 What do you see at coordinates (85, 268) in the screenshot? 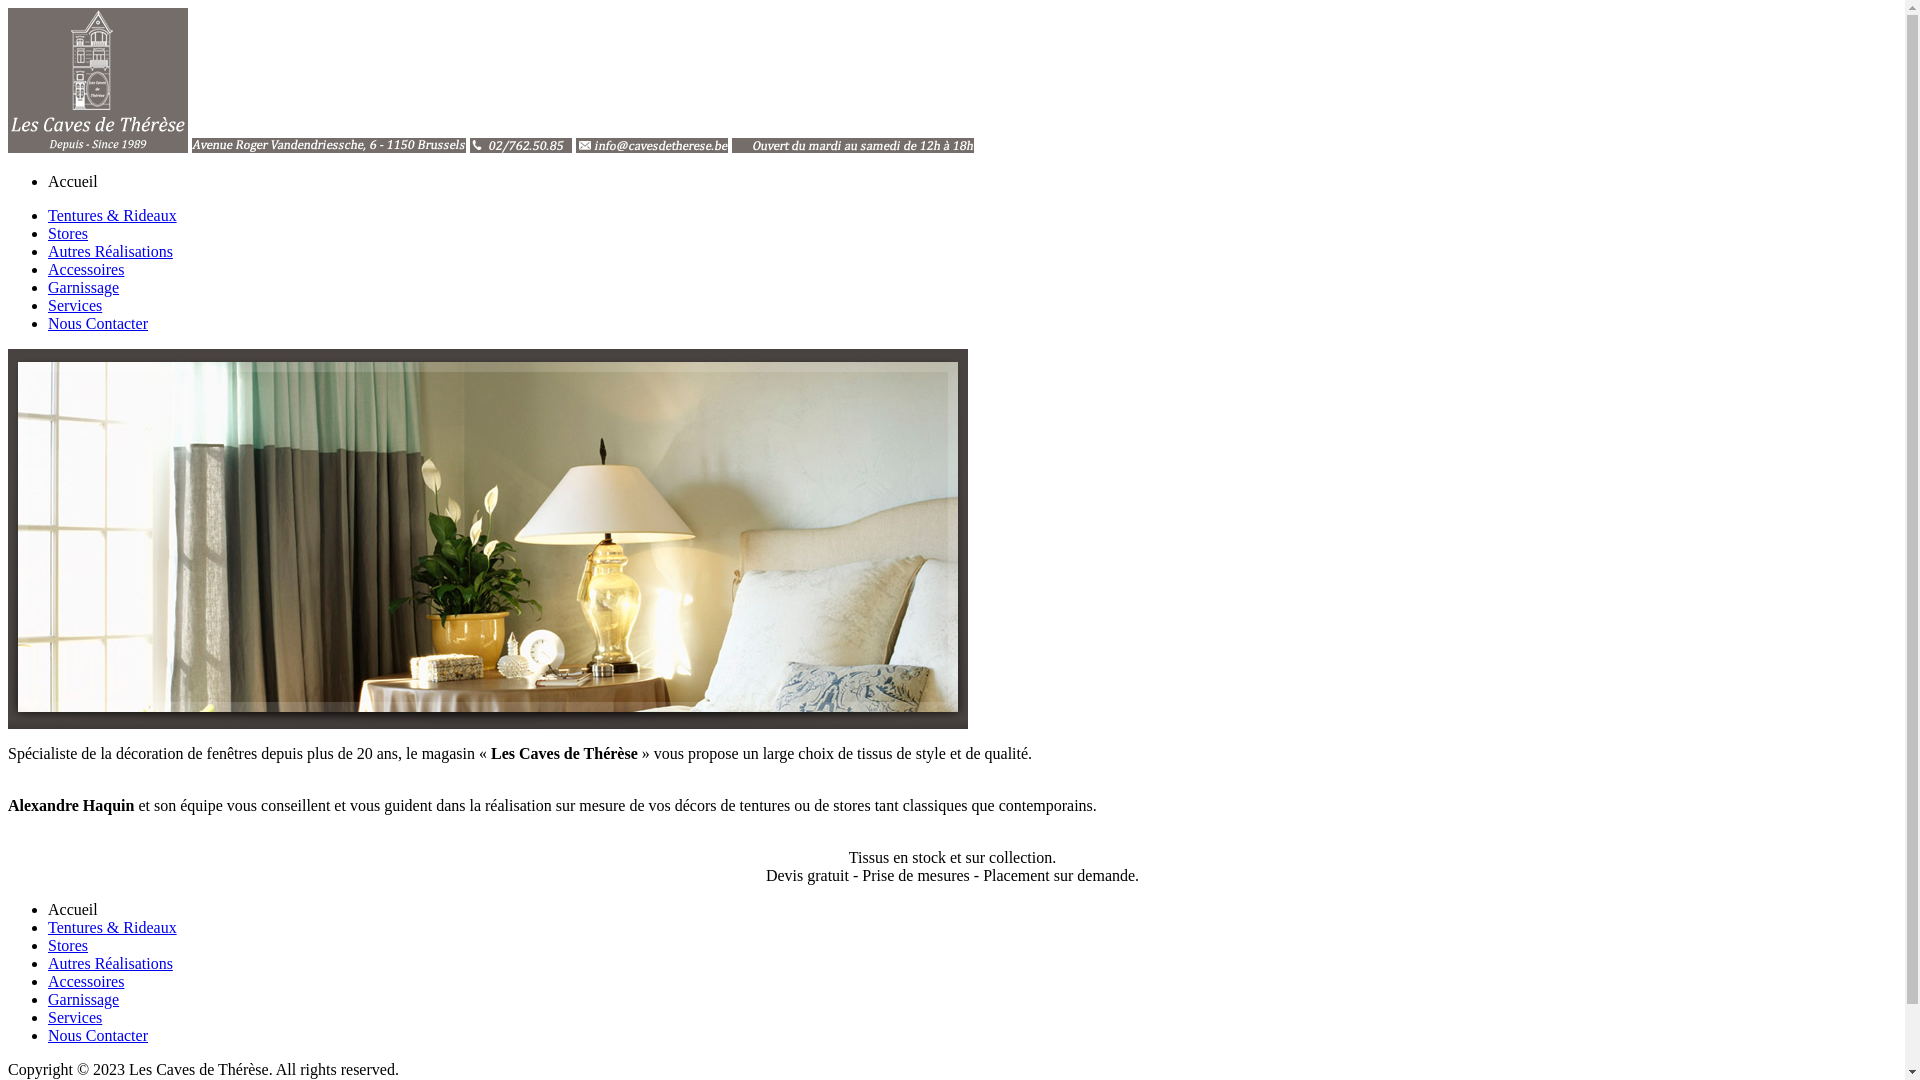
I see `'Accessoires'` at bounding box center [85, 268].